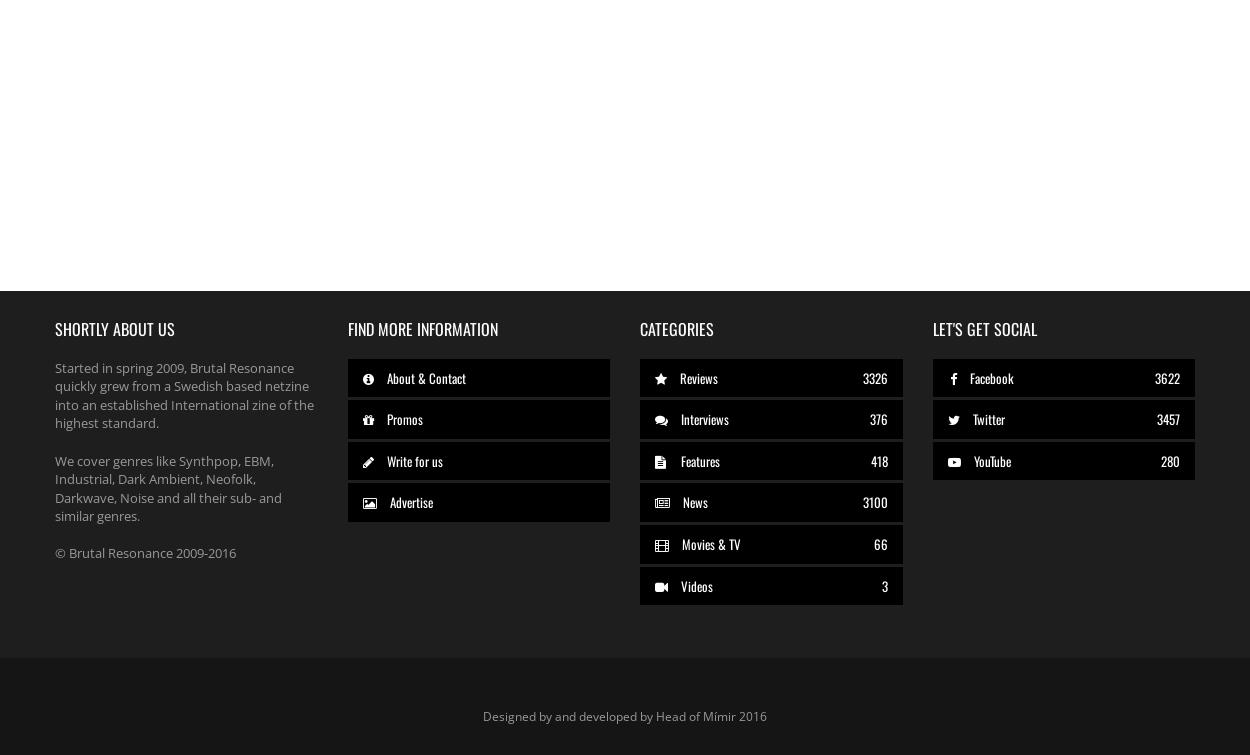 The width and height of the screenshot is (1250, 755). Describe the element at coordinates (422, 329) in the screenshot. I see `'Find more information'` at that location.